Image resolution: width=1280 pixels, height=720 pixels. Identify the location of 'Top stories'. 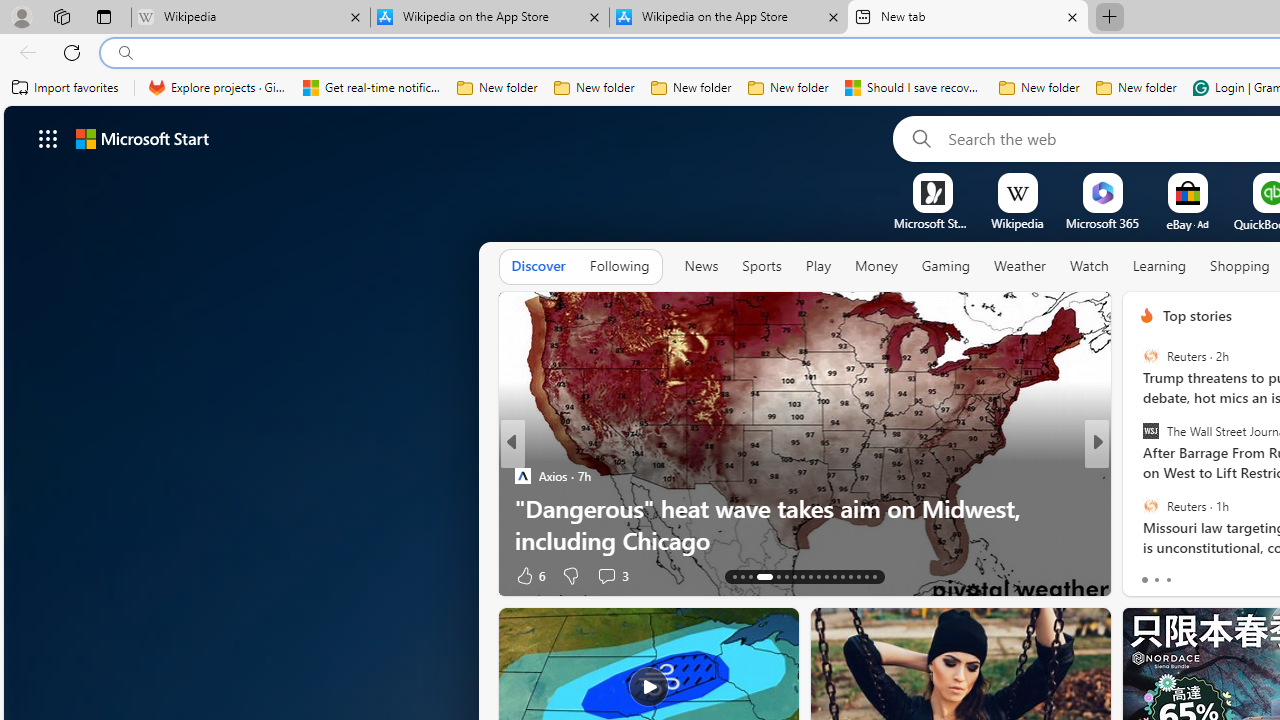
(1196, 315).